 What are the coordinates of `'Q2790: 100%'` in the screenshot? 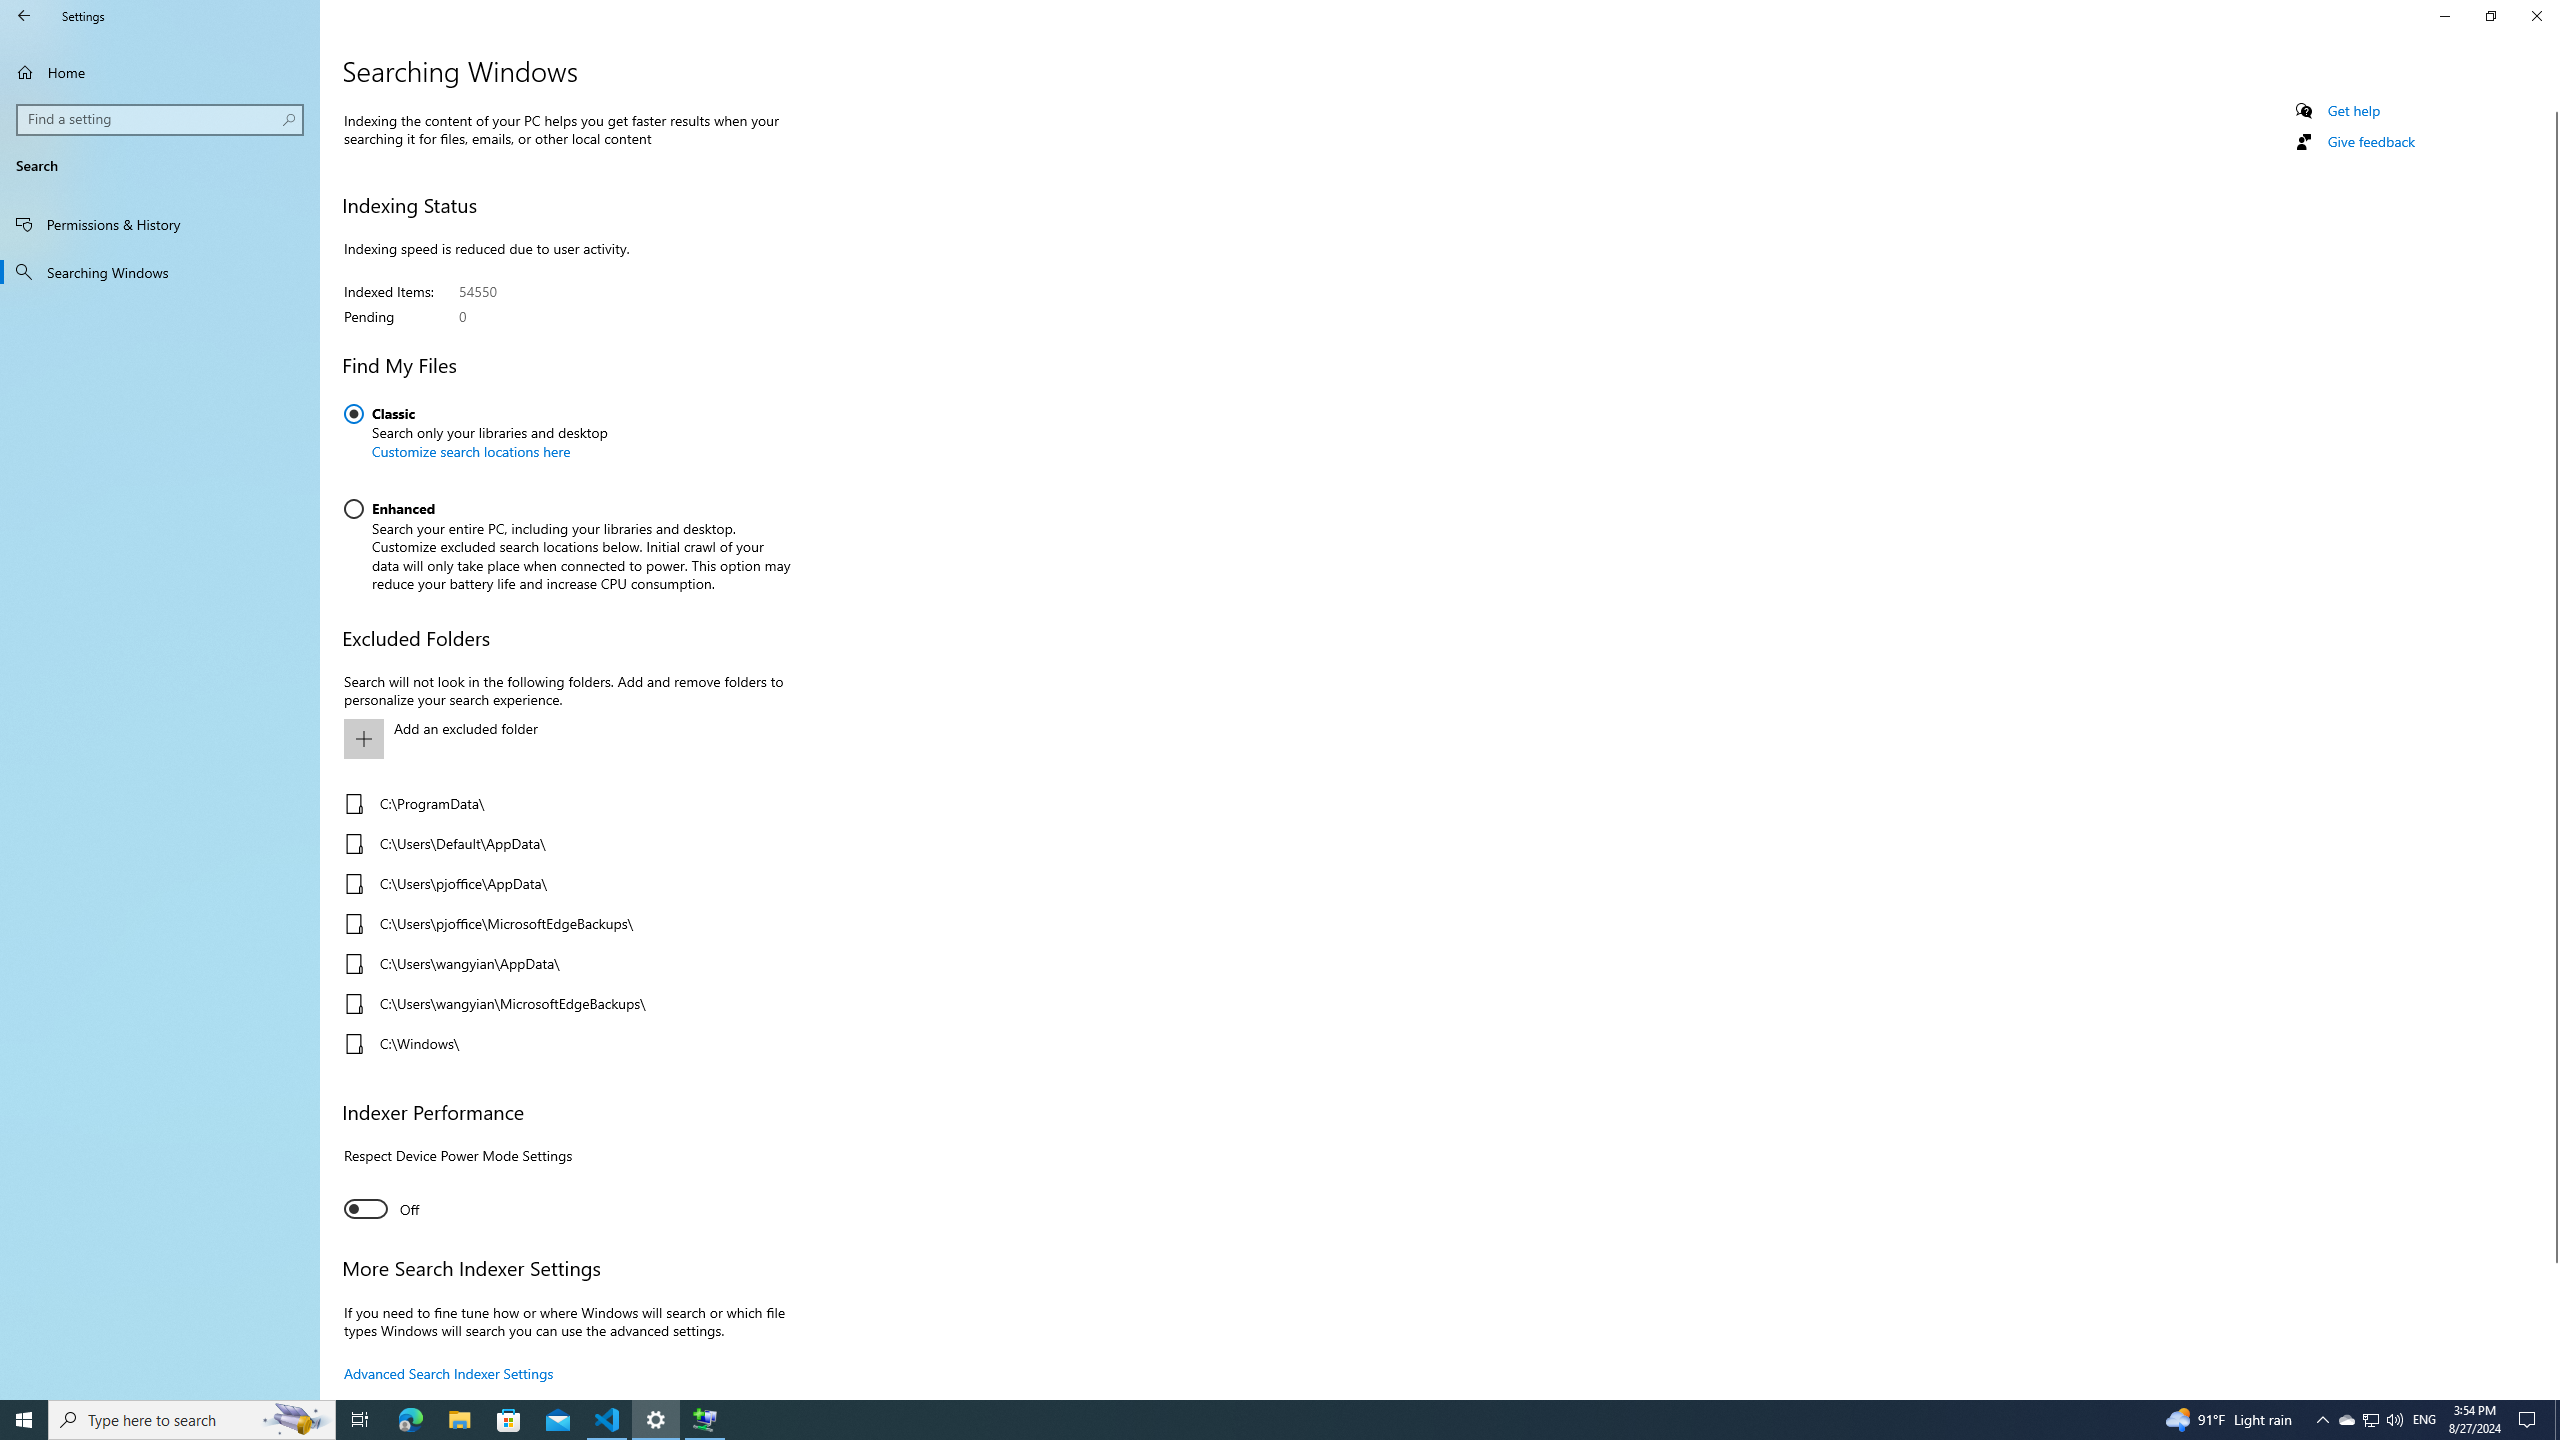 It's located at (2393, 1418).